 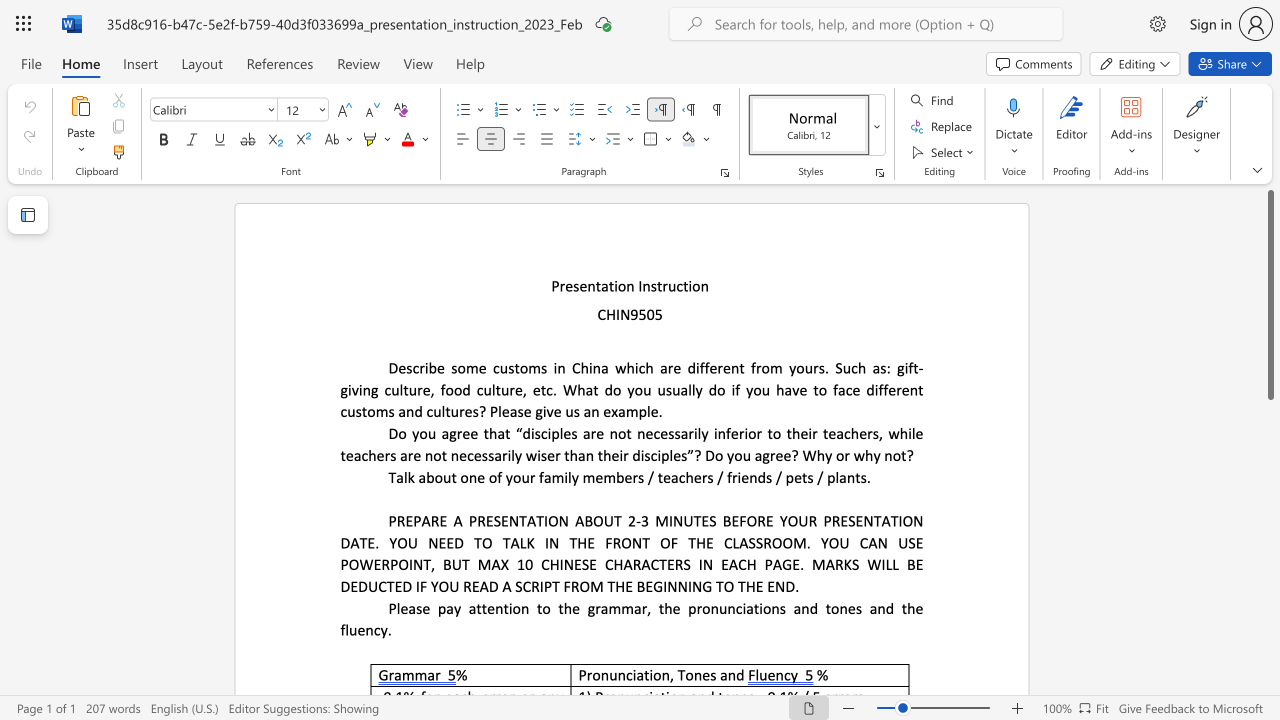 What do you see at coordinates (388, 477) in the screenshot?
I see `the subset text "Talk about" within the text "Talk about one of your family members / teachers / friends / pets / plants."` at bounding box center [388, 477].